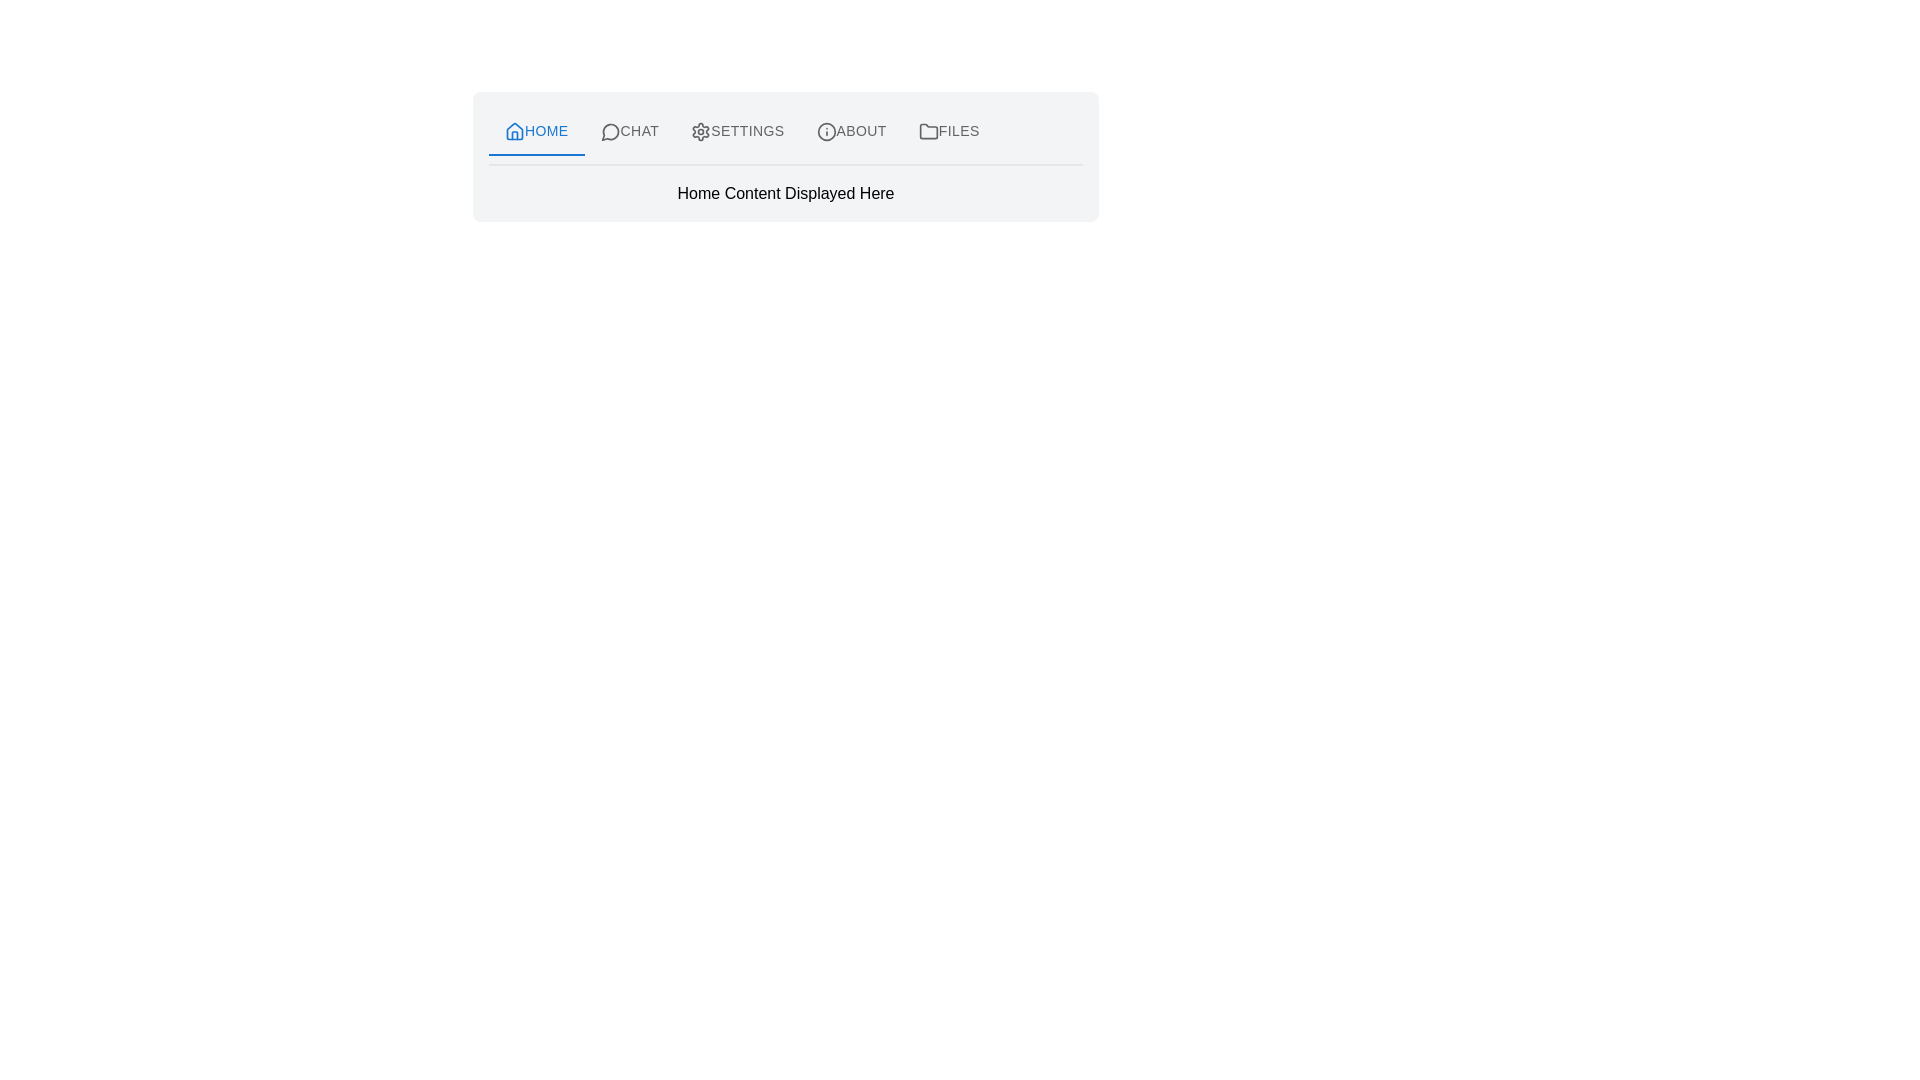 The height and width of the screenshot is (1080, 1920). I want to click on the house icon in the top navigation bar, which is associated with the 'HOME' section of the interface, so click(514, 131).